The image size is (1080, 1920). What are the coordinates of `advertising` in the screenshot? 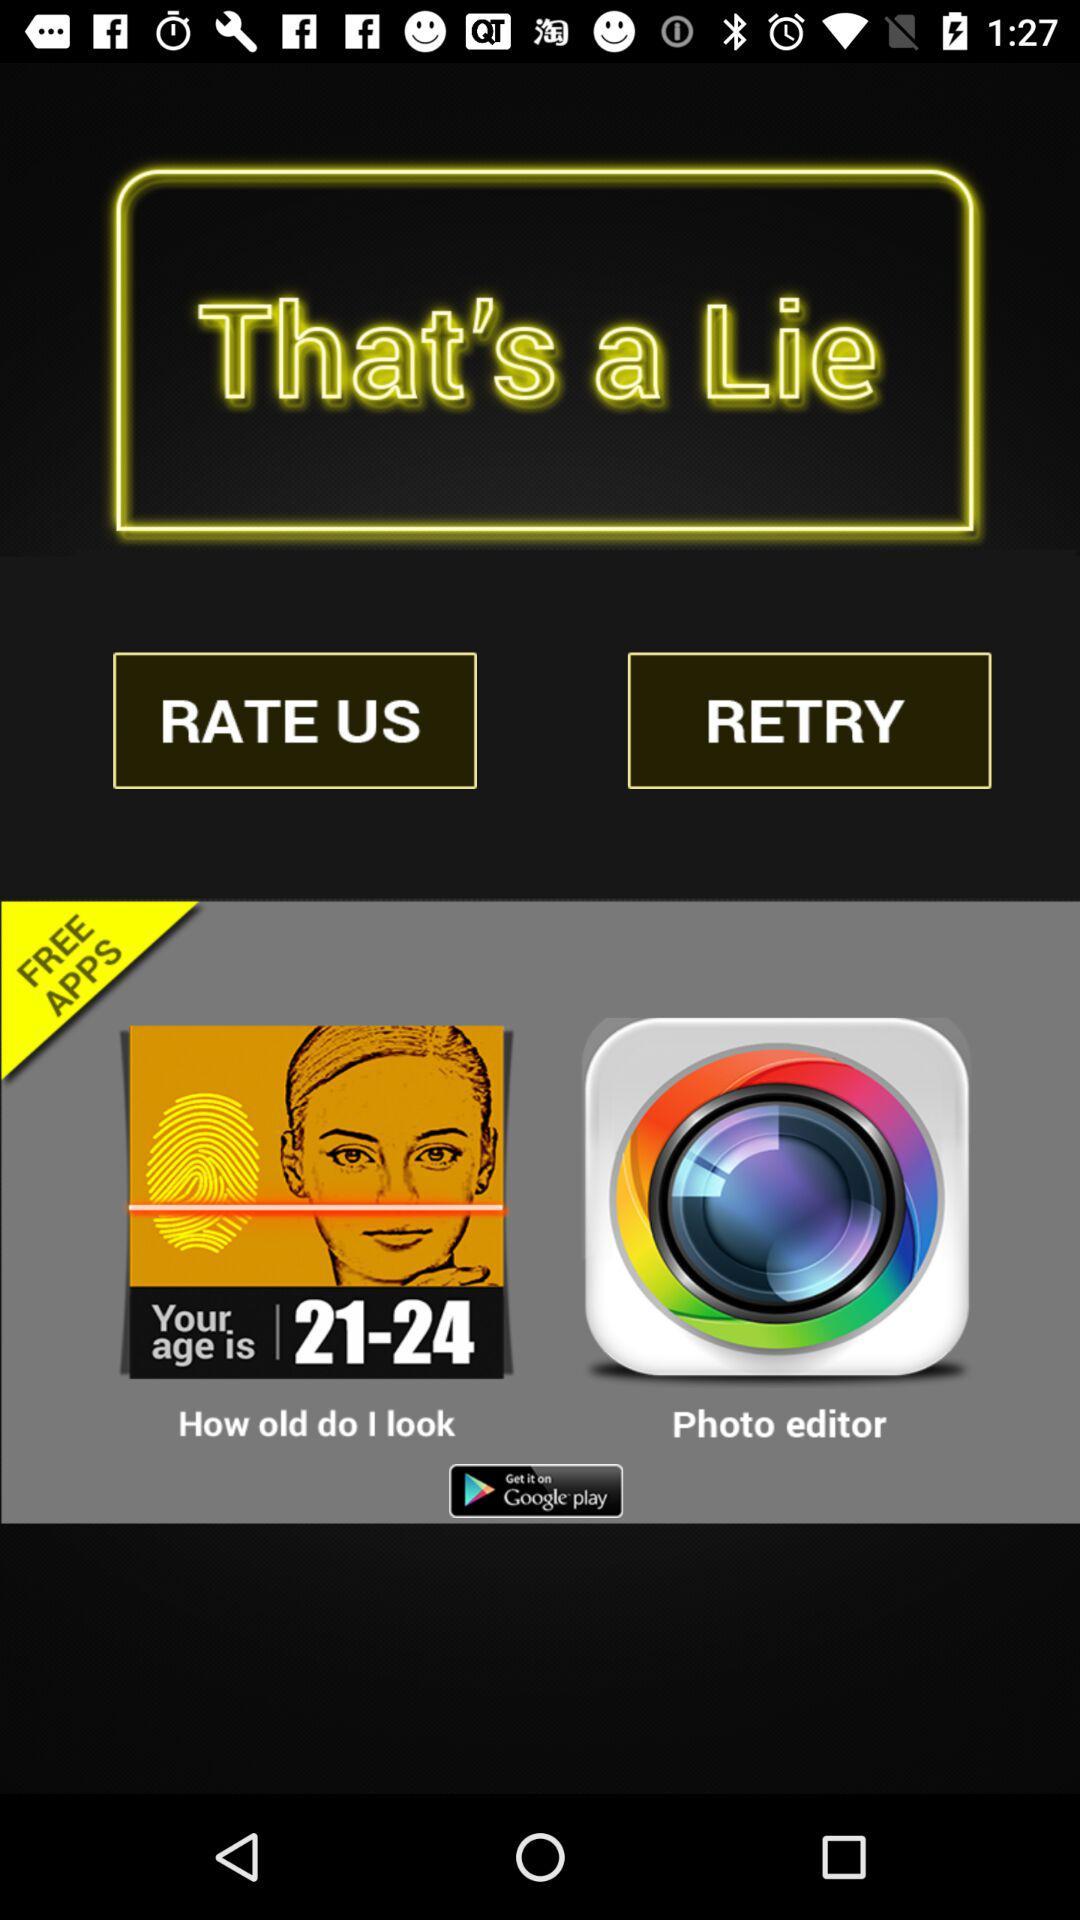 It's located at (316, 1230).